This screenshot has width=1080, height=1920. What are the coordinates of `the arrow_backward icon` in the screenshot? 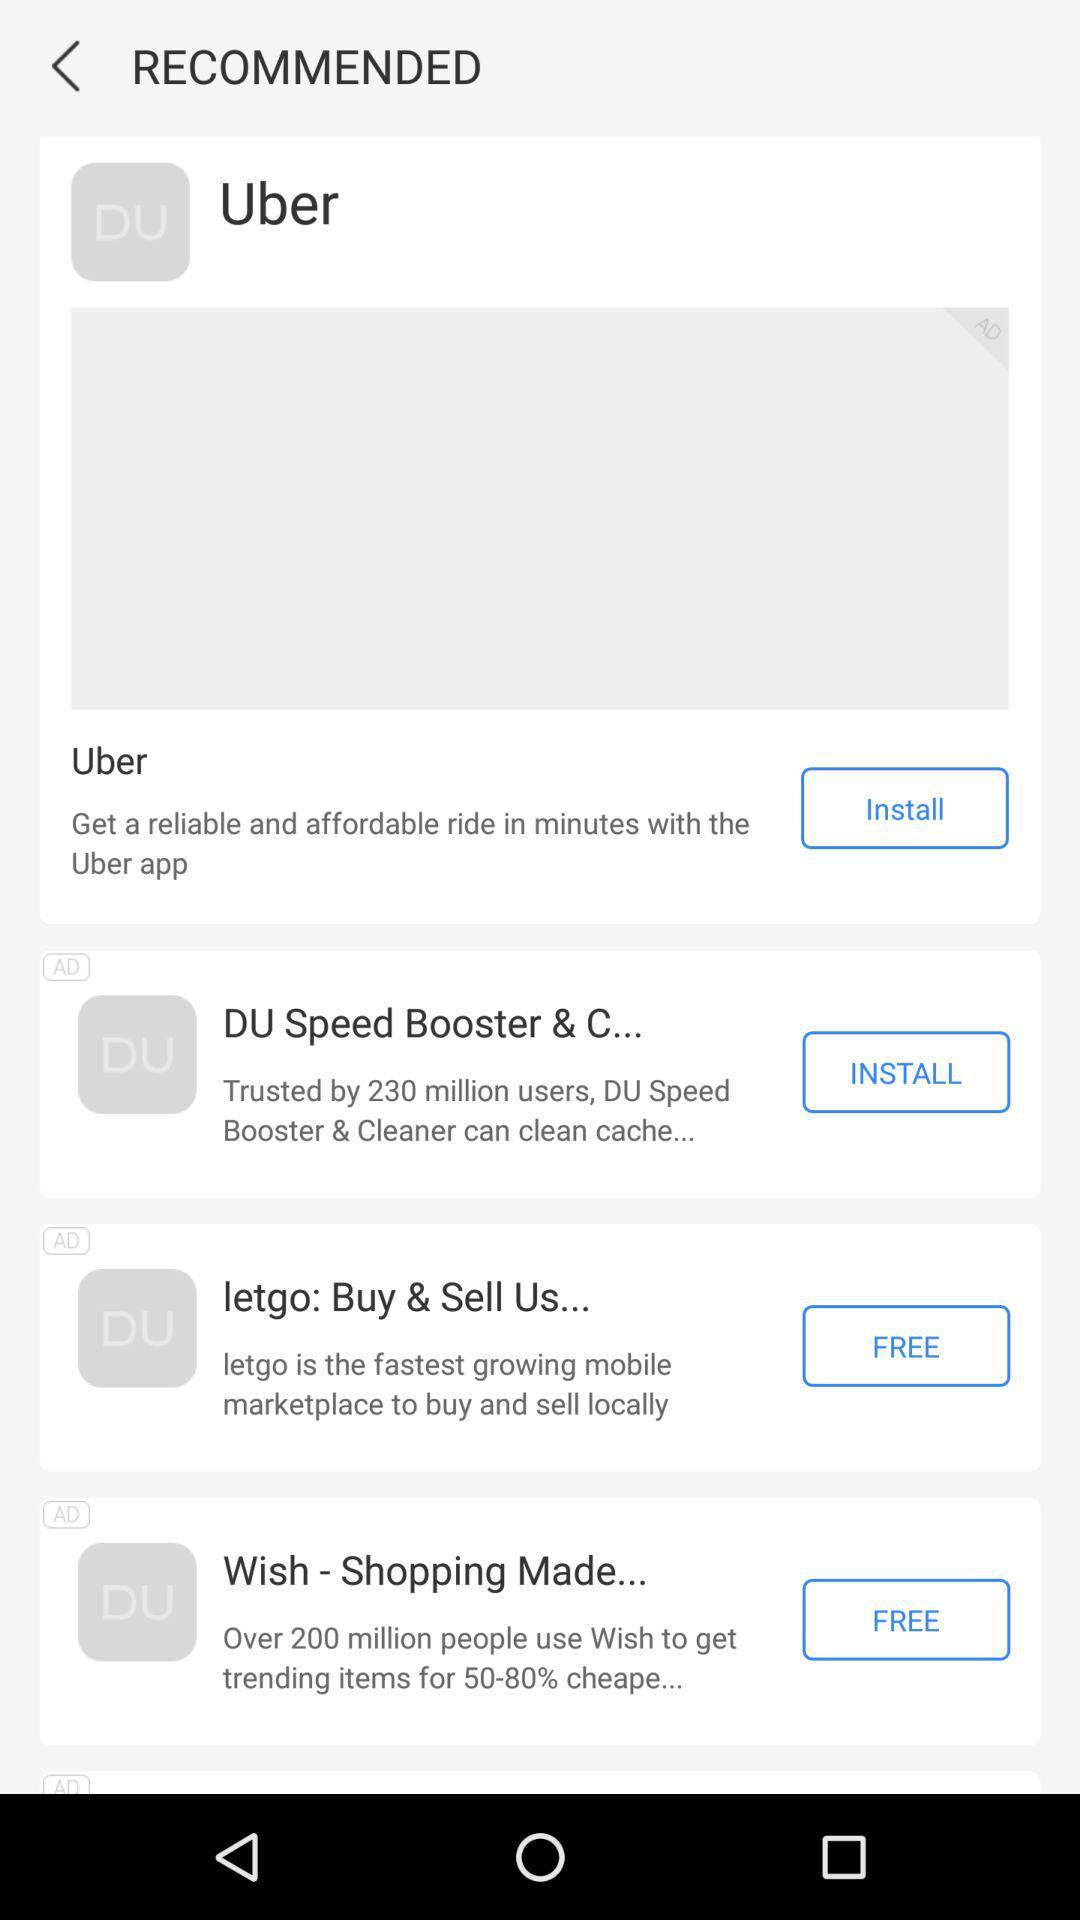 It's located at (64, 70).